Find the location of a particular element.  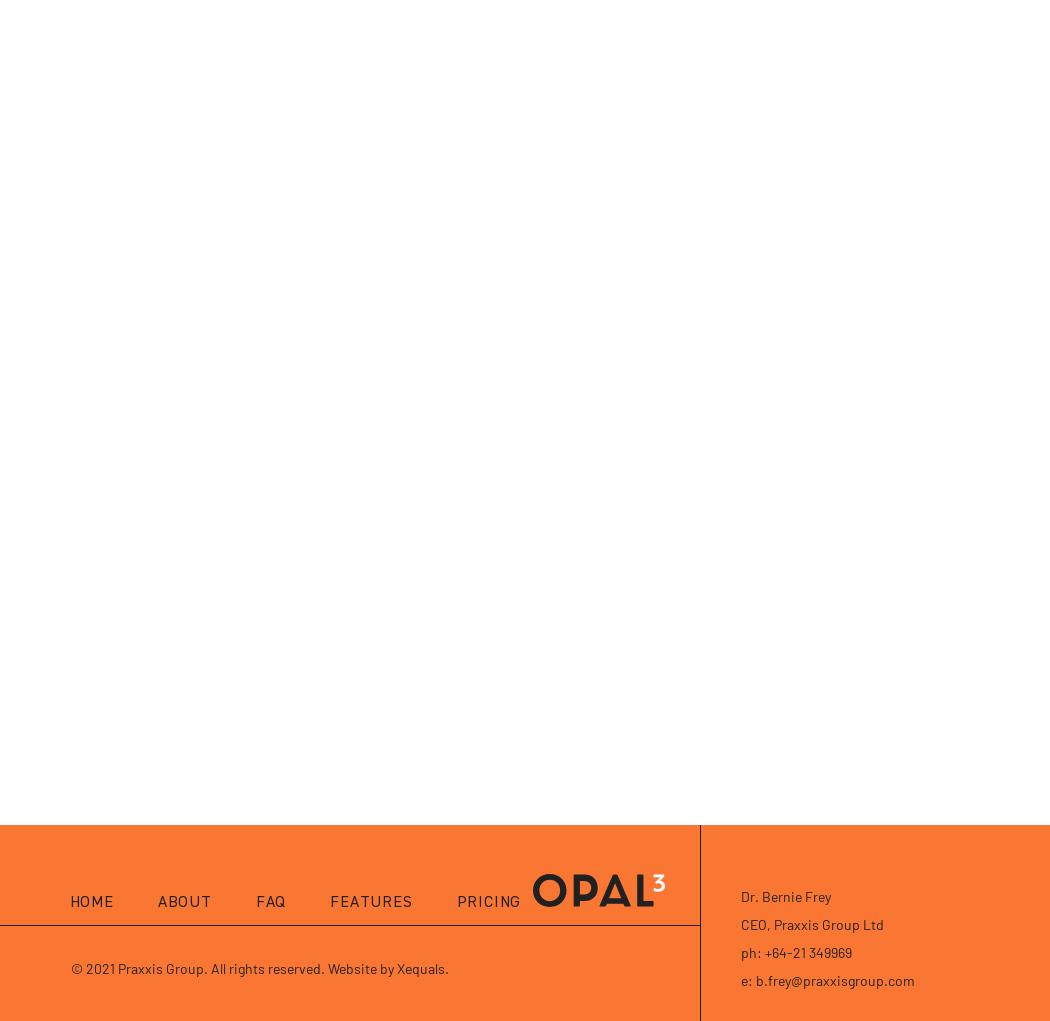

'e: b.frey@praxxisgroup.com' is located at coordinates (828, 979).